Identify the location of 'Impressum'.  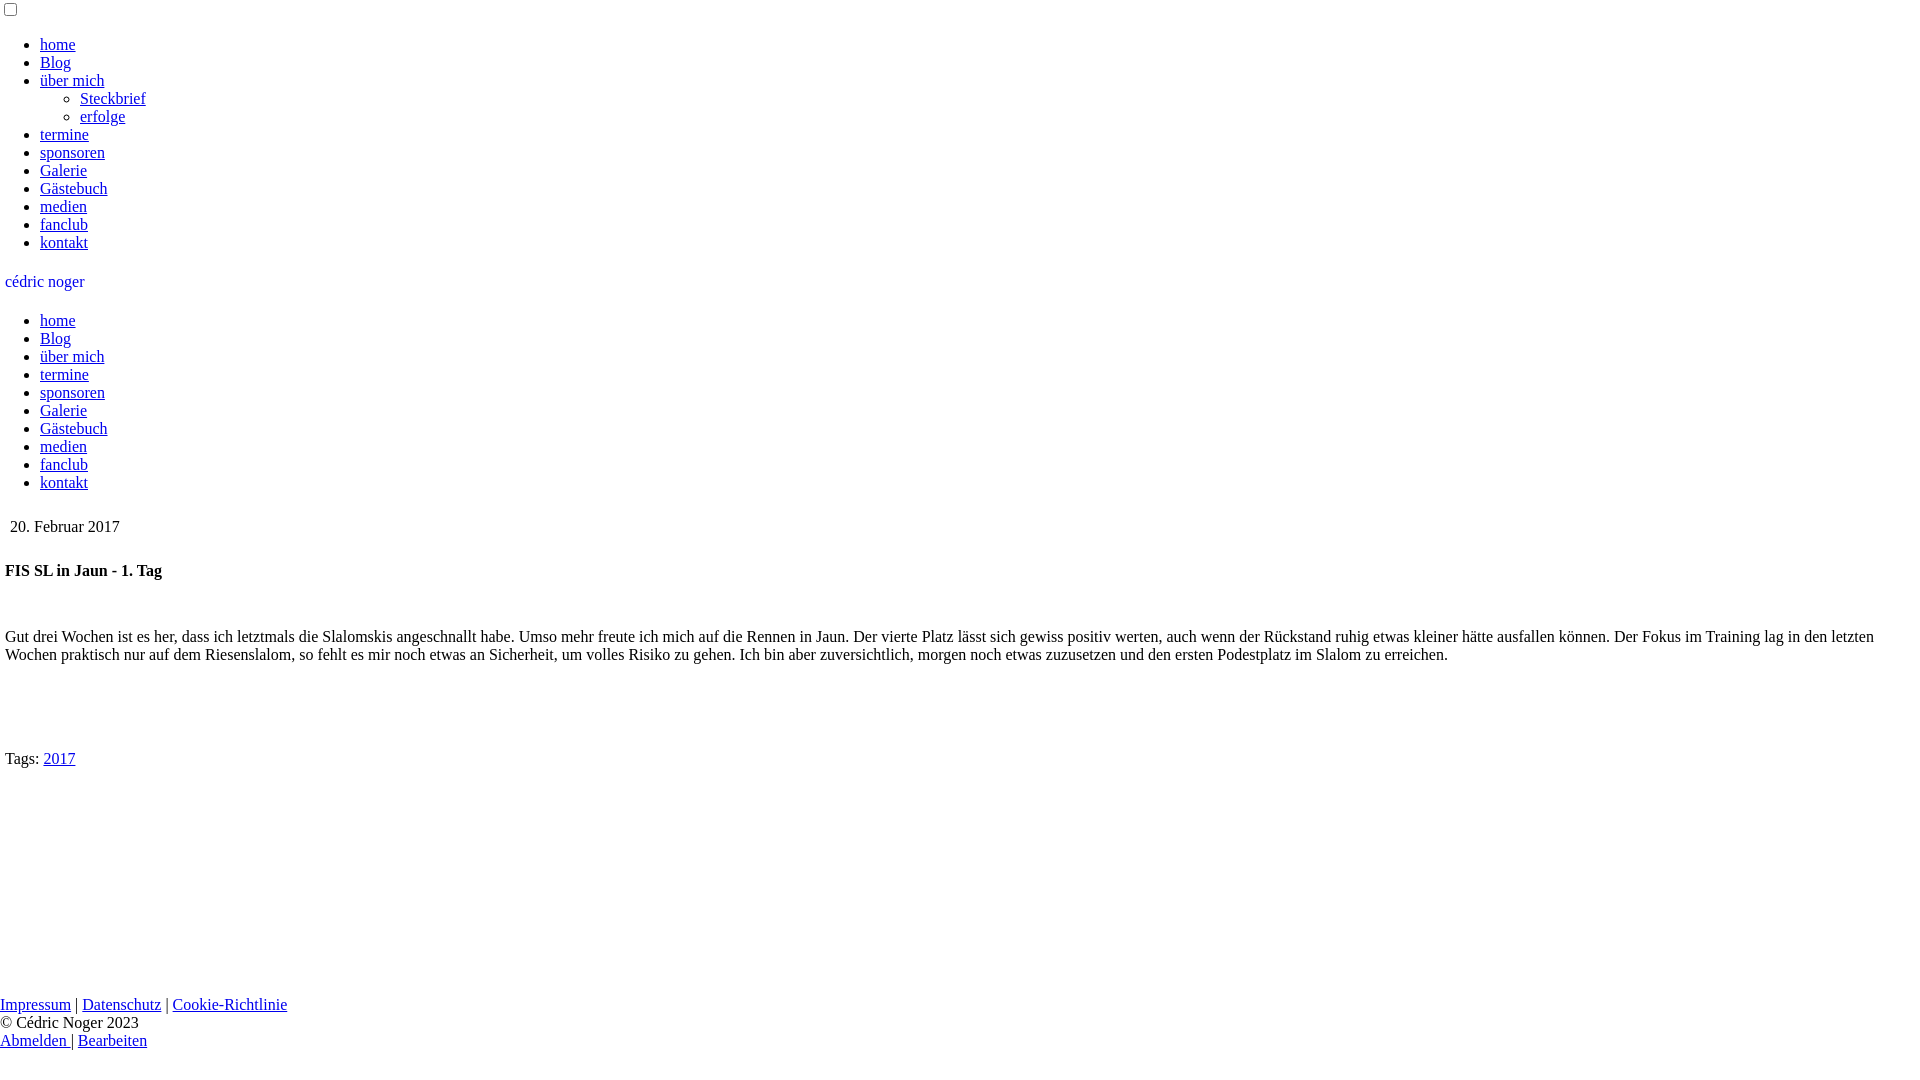
(0, 1004).